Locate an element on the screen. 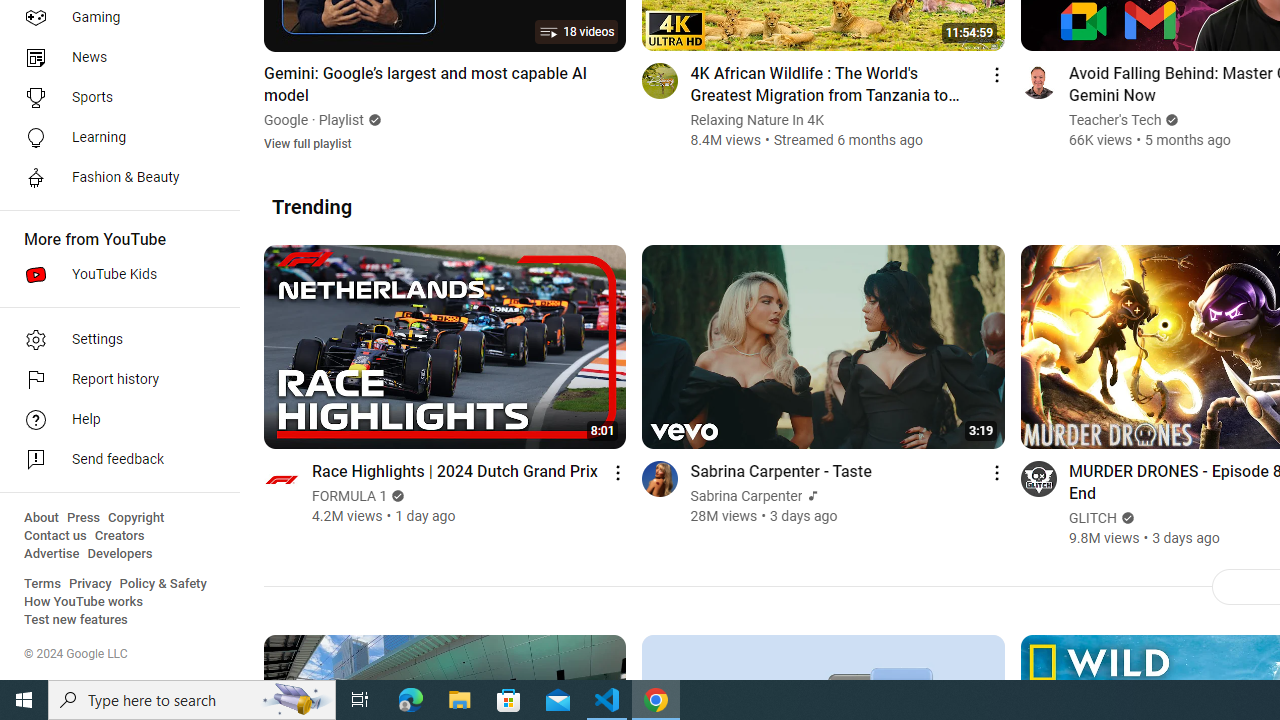 The image size is (1280, 720). 'Test new features' is located at coordinates (76, 619).